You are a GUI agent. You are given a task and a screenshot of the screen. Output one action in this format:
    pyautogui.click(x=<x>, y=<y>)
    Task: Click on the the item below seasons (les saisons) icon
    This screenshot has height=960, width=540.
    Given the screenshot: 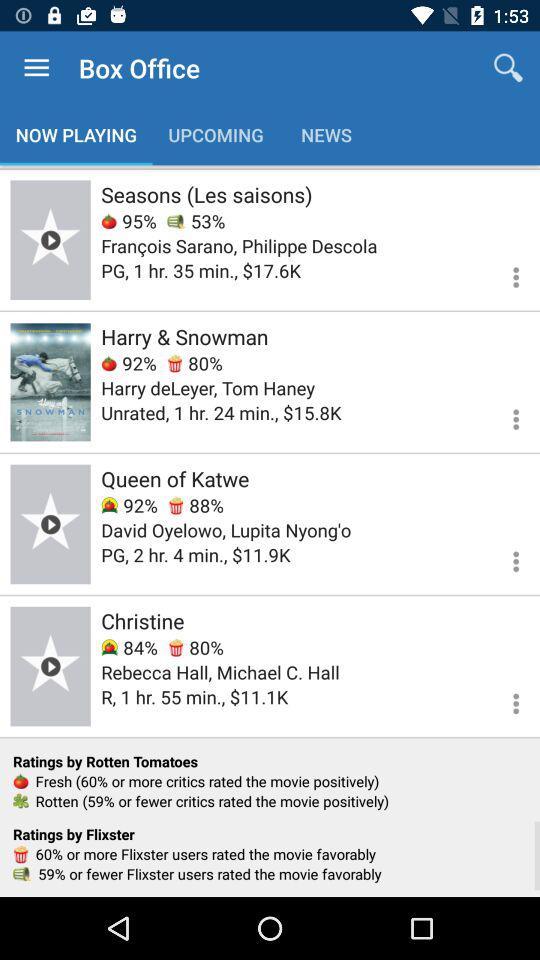 What is the action you would take?
    pyautogui.click(x=196, y=221)
    